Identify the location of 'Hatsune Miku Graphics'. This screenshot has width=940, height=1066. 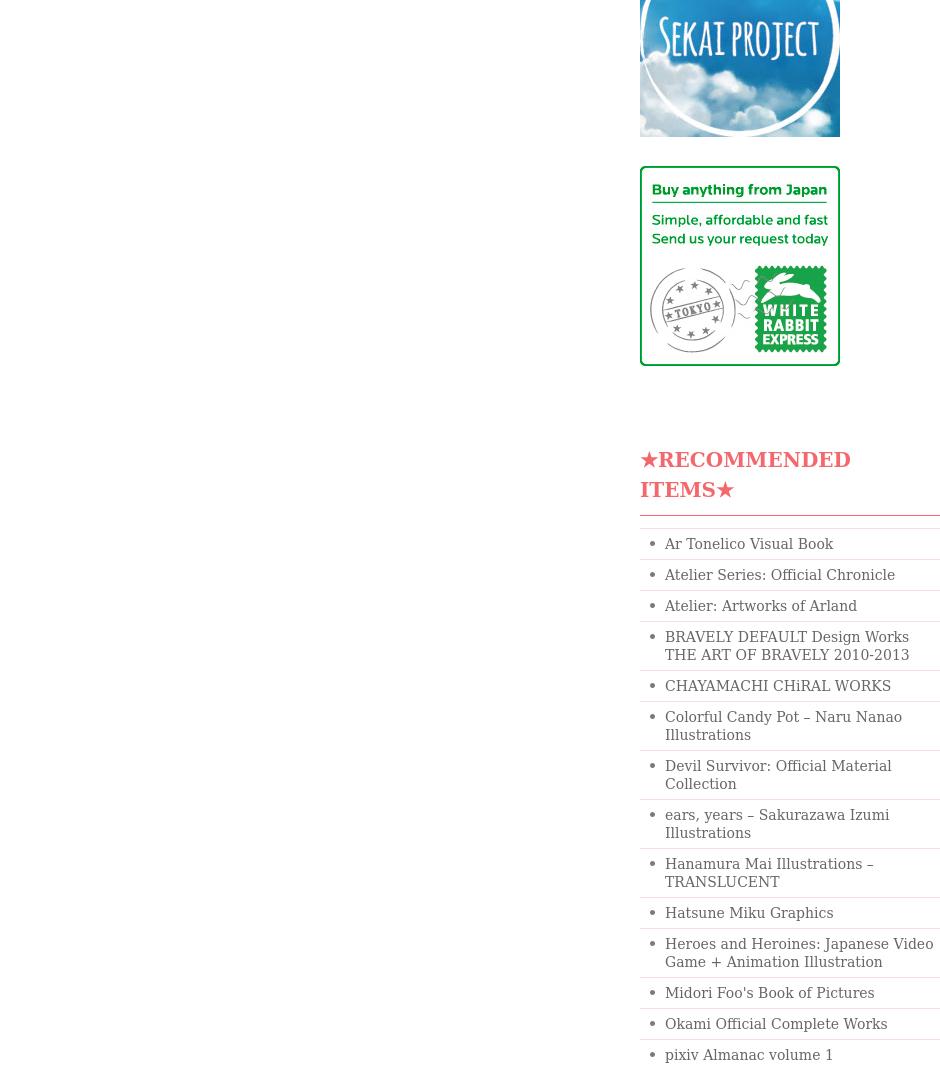
(664, 913).